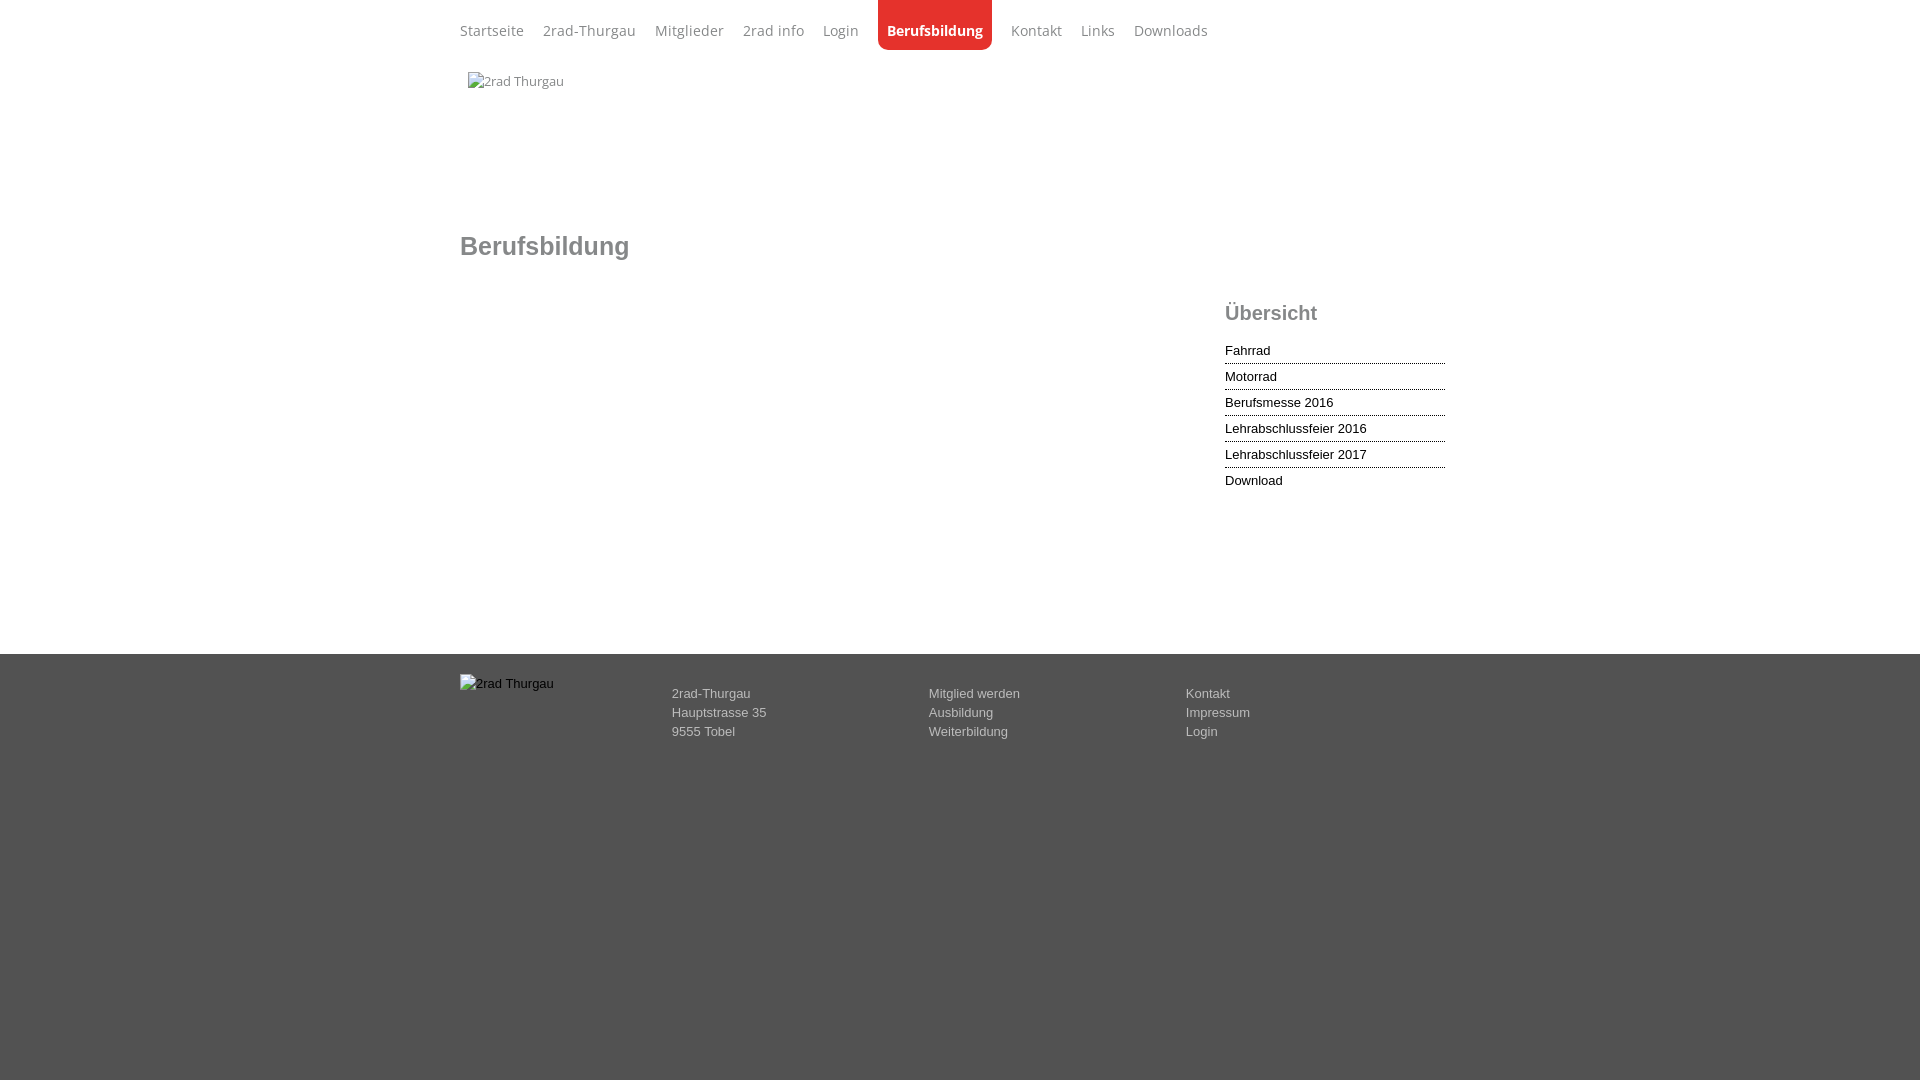 The image size is (1920, 1080). I want to click on 'Motorrad', so click(1334, 378).